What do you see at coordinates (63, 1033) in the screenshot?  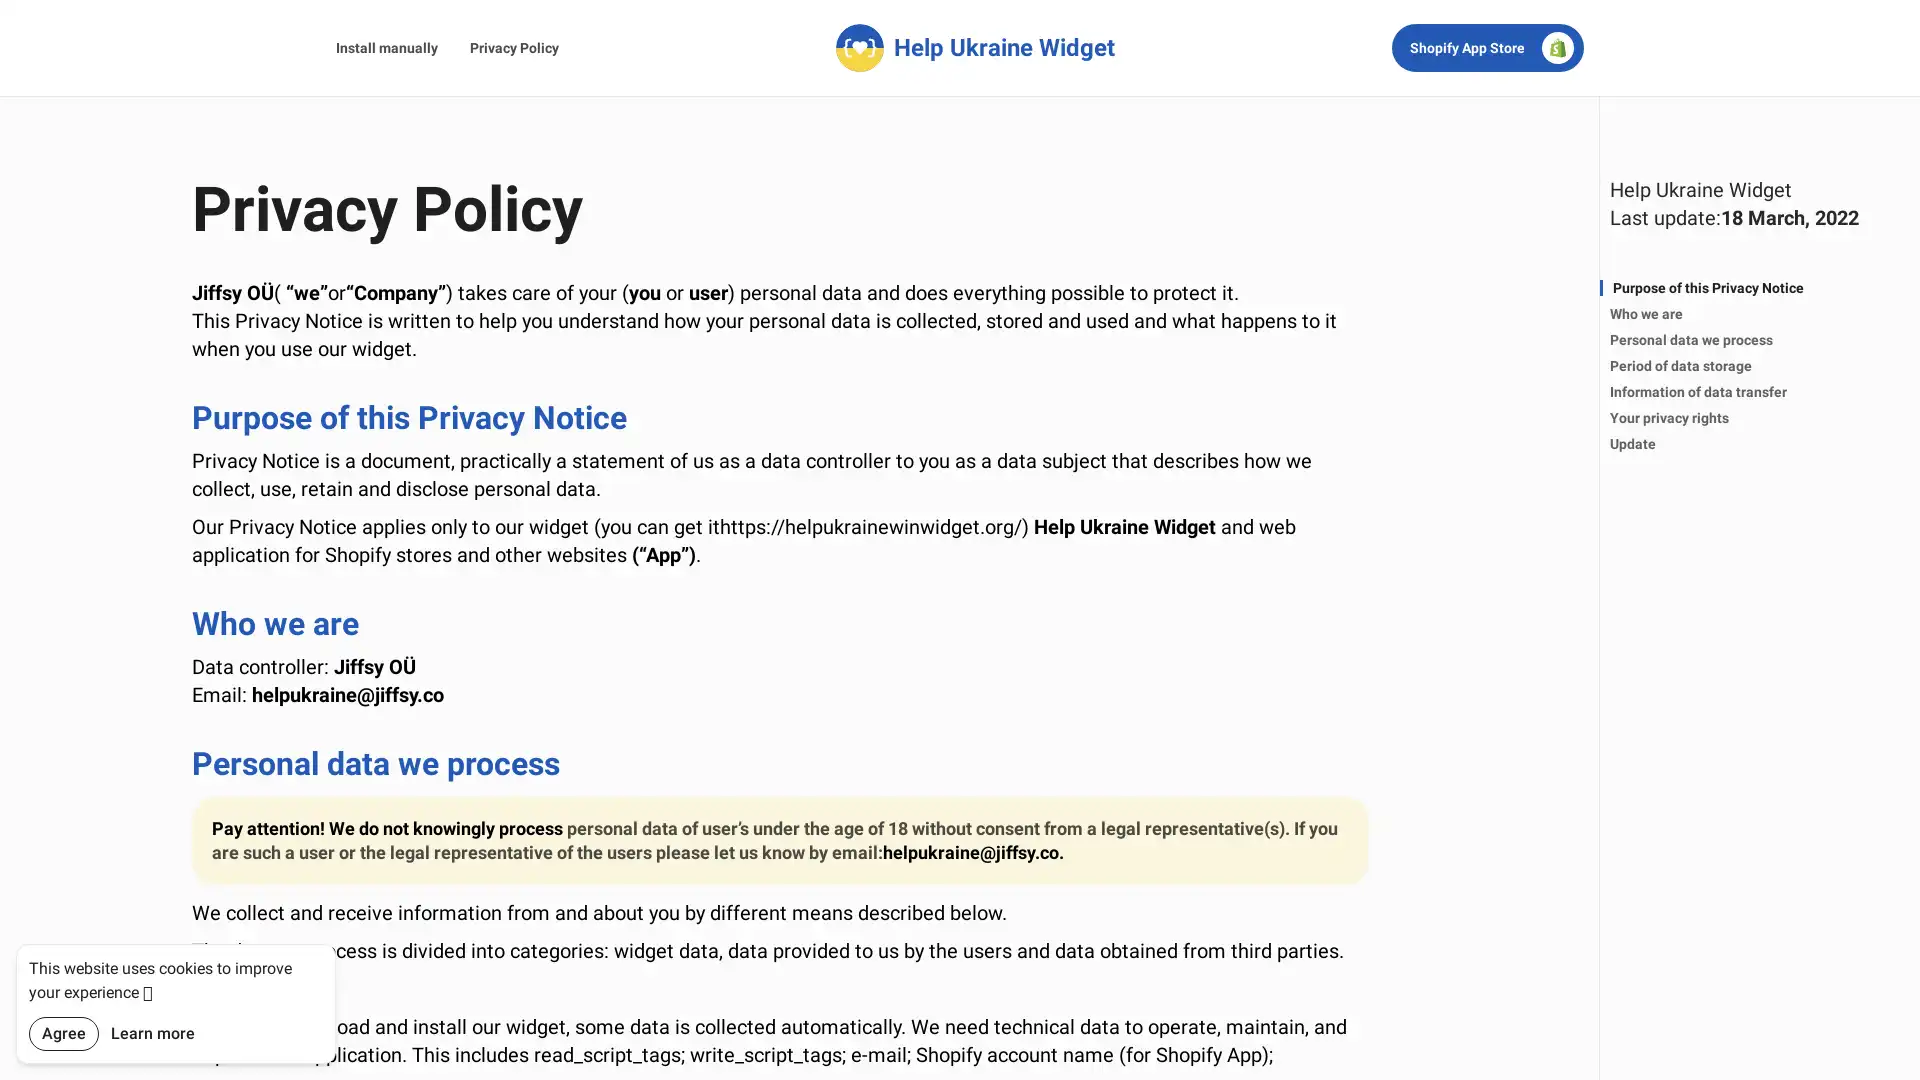 I see `Agree` at bounding box center [63, 1033].